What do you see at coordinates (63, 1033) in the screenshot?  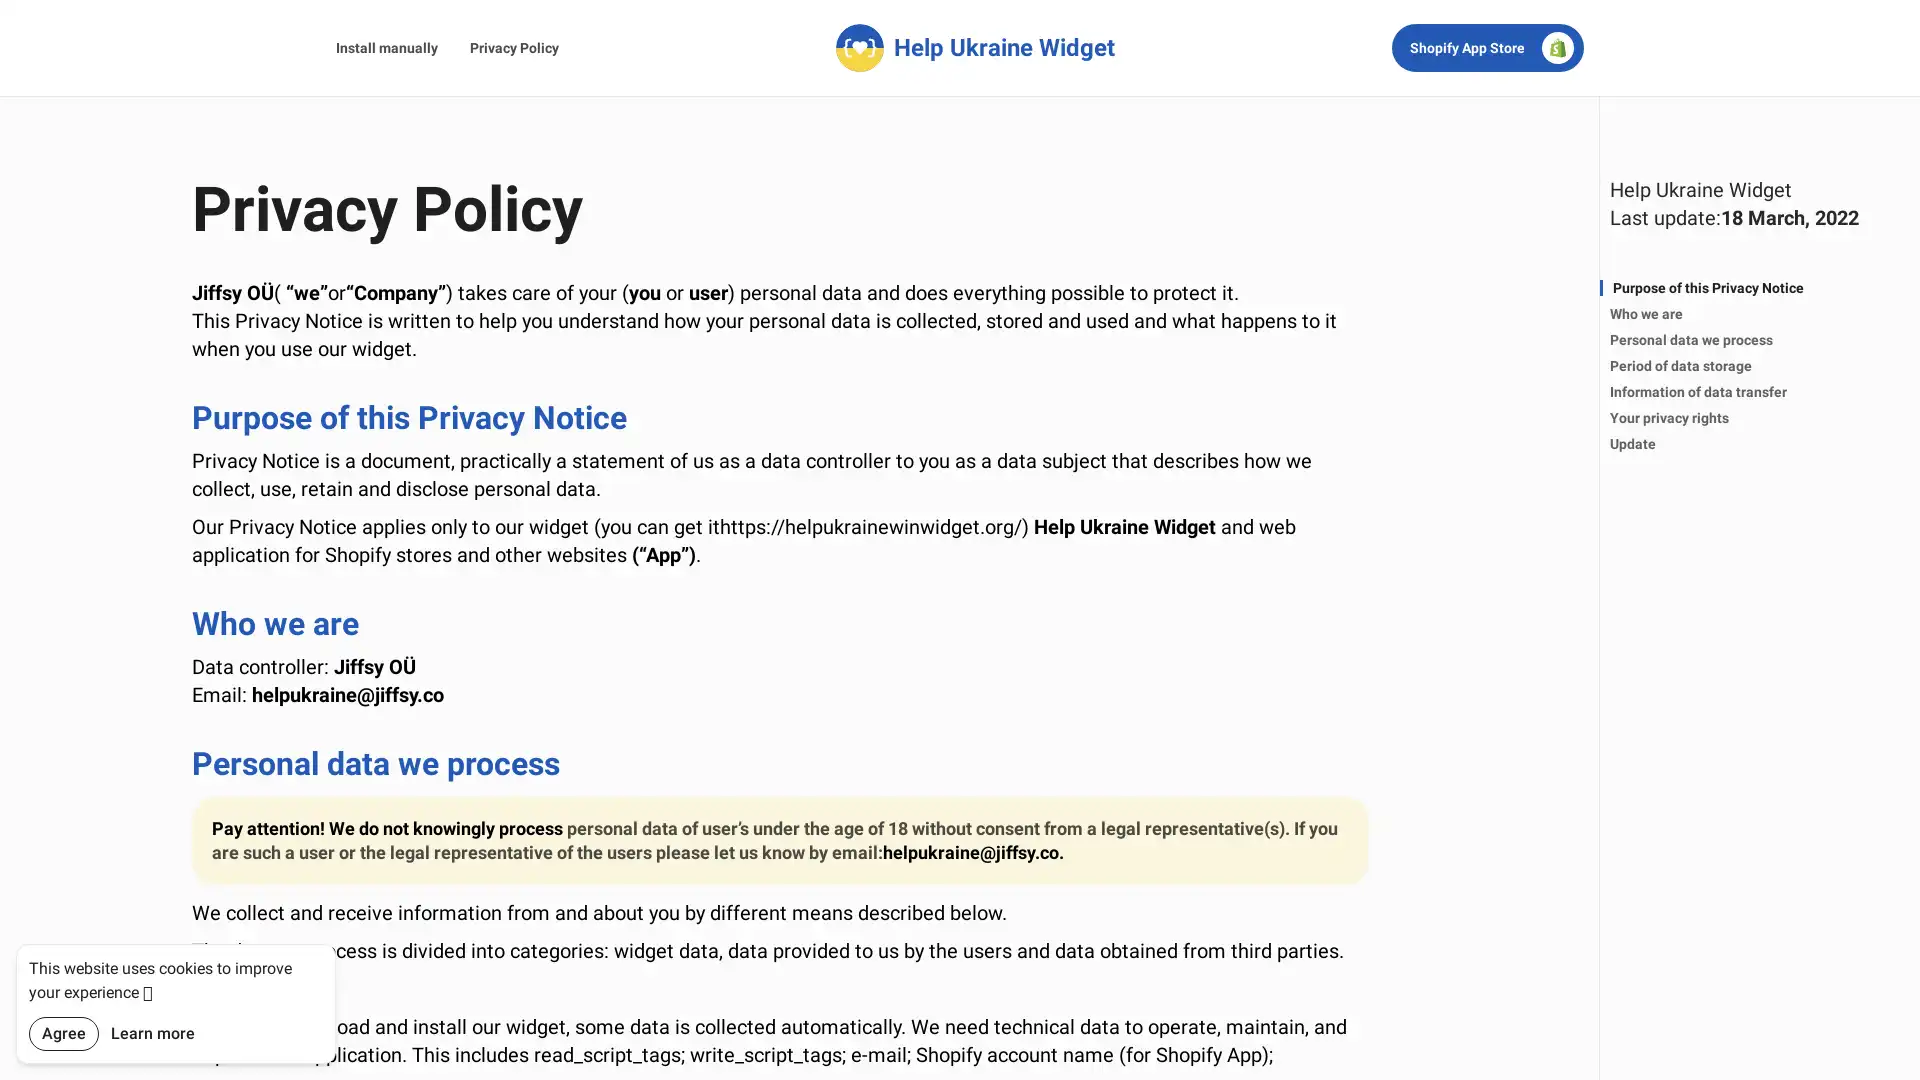 I see `Agree` at bounding box center [63, 1033].